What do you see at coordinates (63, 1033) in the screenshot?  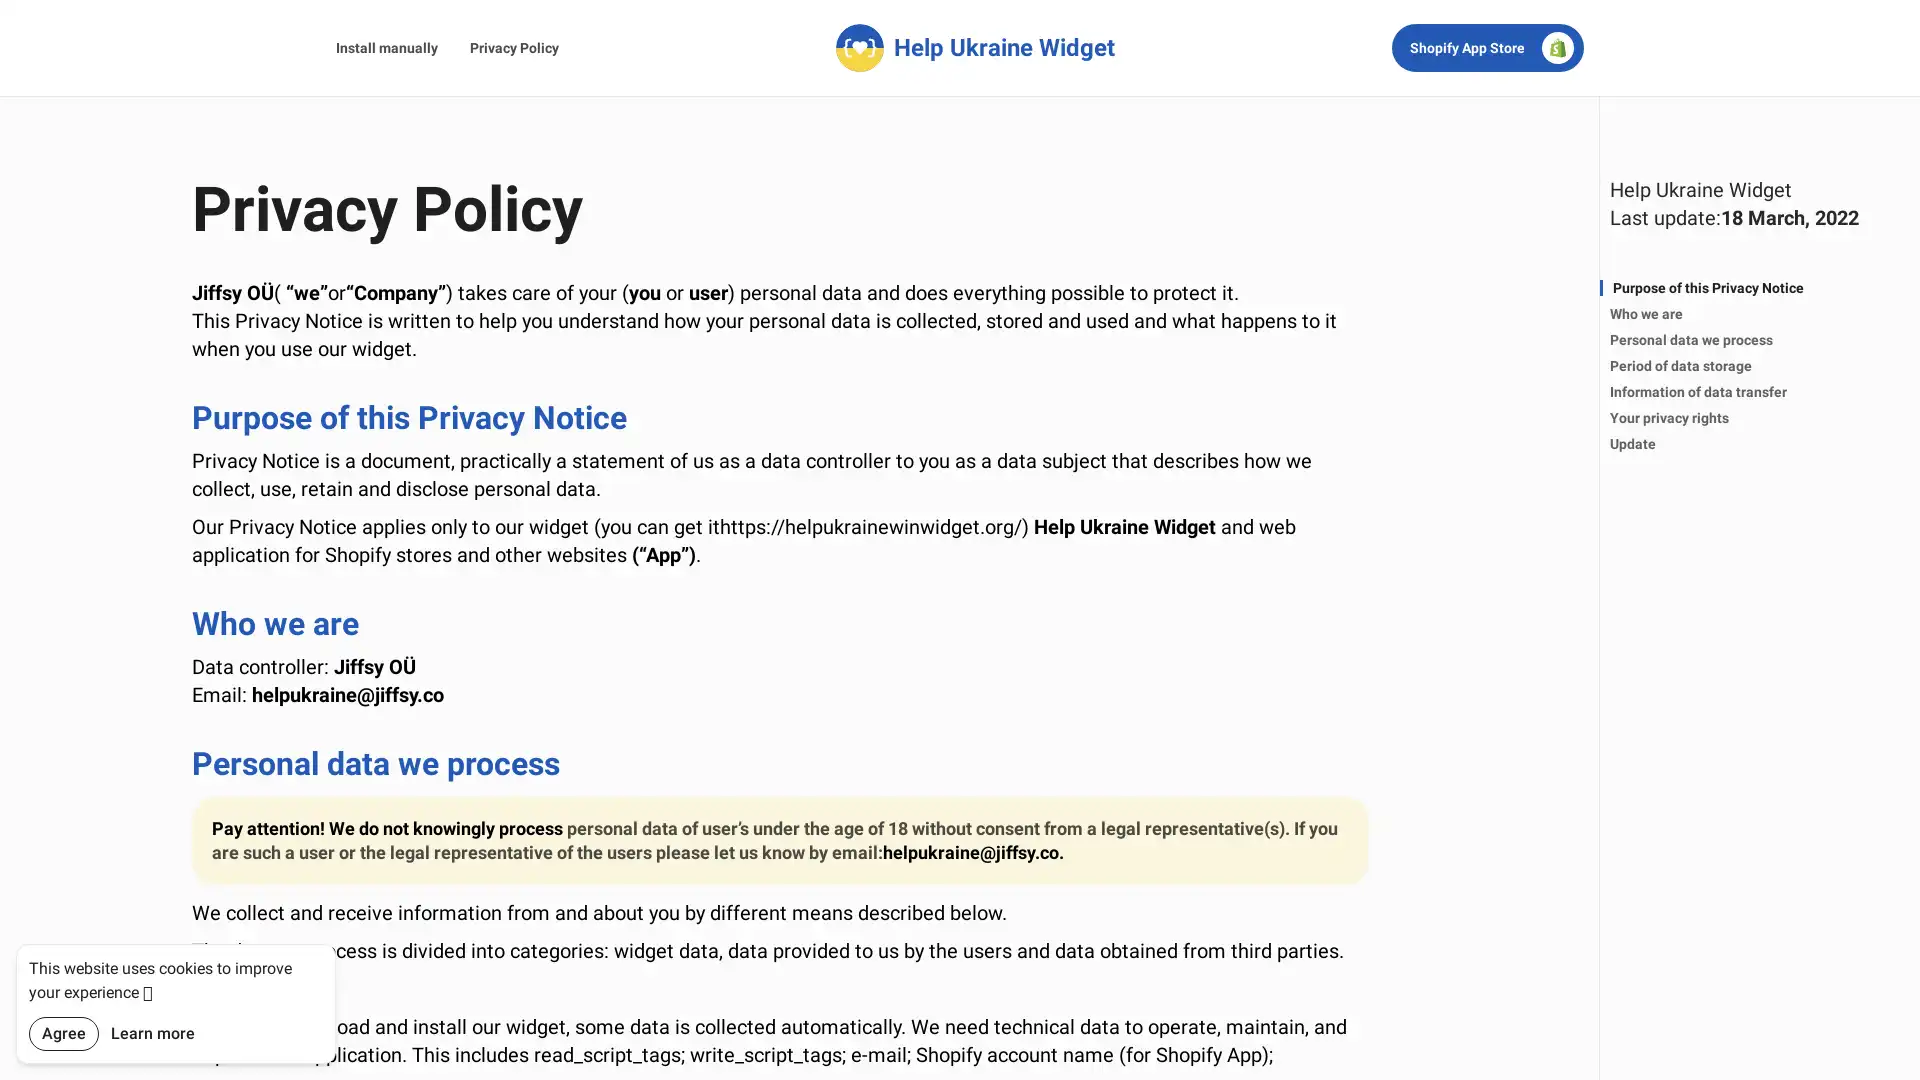 I see `Agree` at bounding box center [63, 1033].